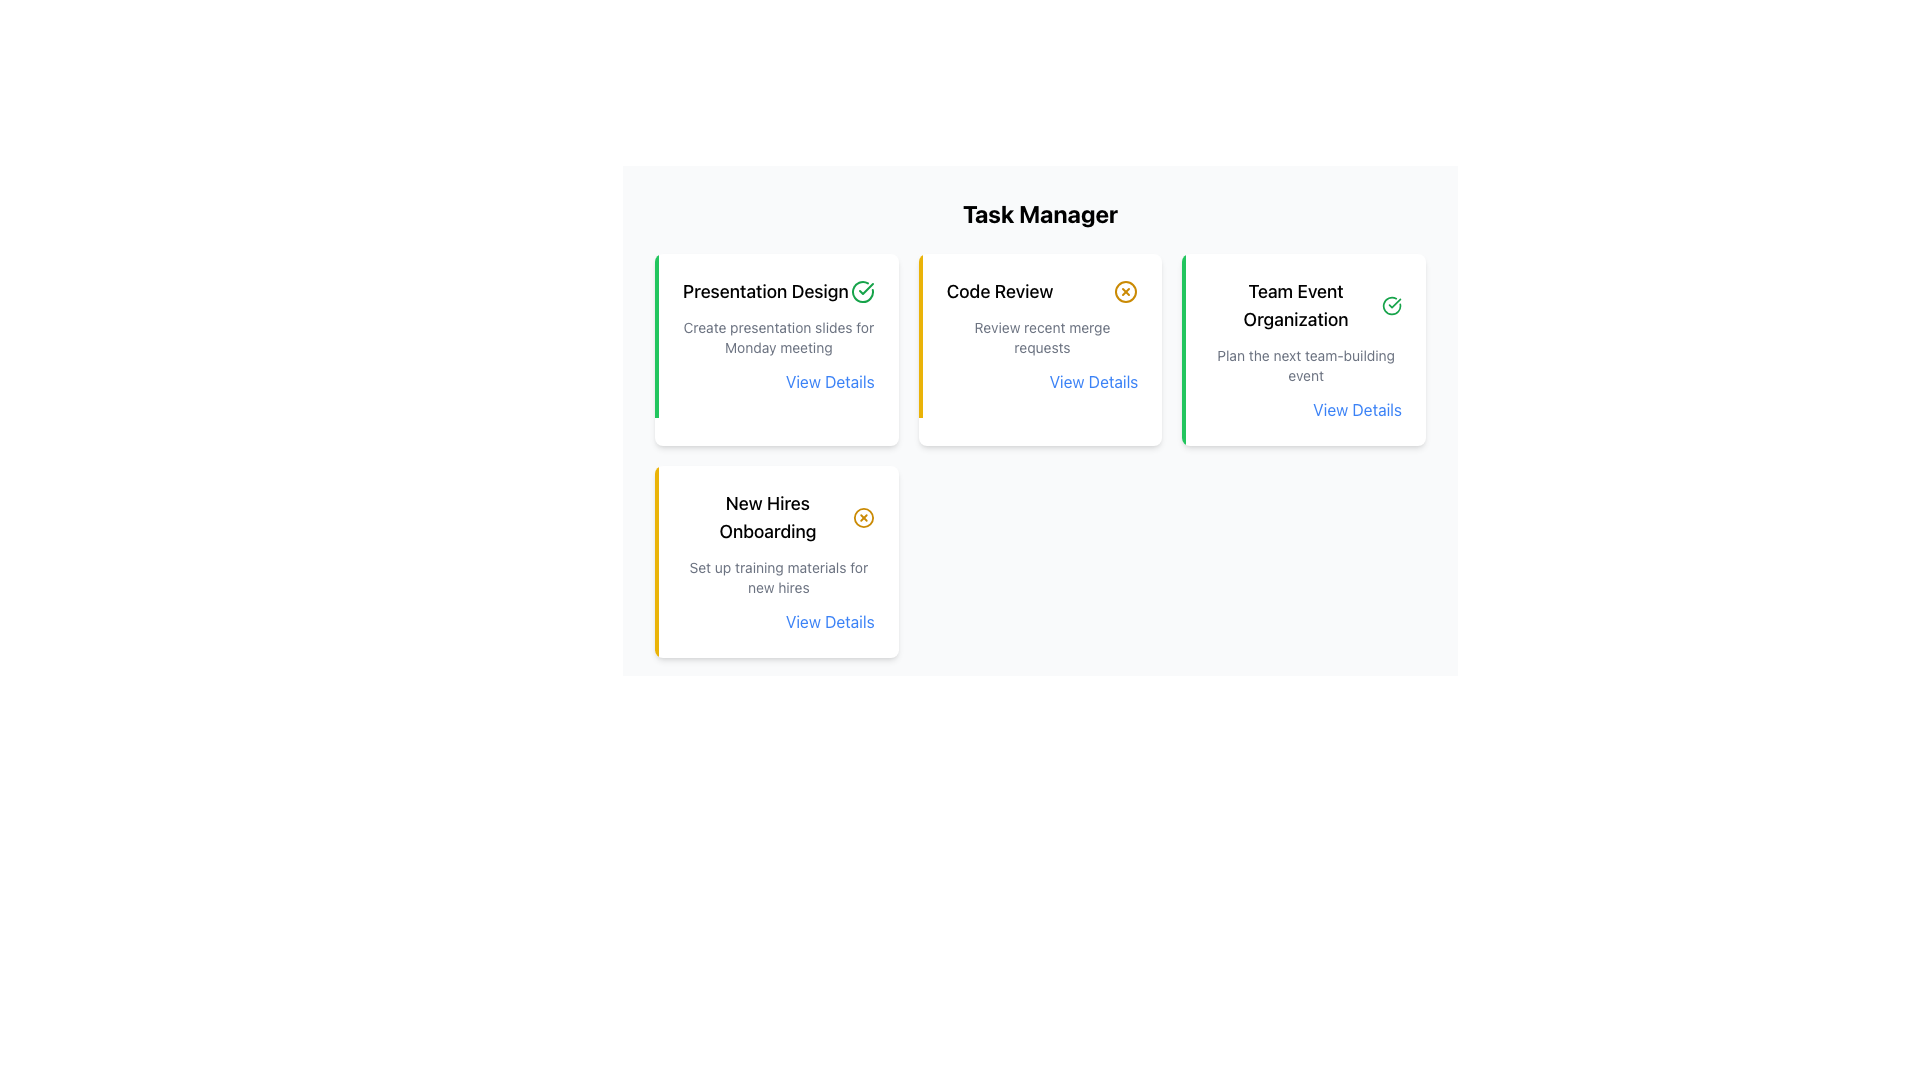 Image resolution: width=1920 pixels, height=1080 pixels. Describe the element at coordinates (999, 292) in the screenshot. I see `the 'Code Review' text label, which is styled with a larger font size and medium weight, located within a card layout on the task management interface` at that location.